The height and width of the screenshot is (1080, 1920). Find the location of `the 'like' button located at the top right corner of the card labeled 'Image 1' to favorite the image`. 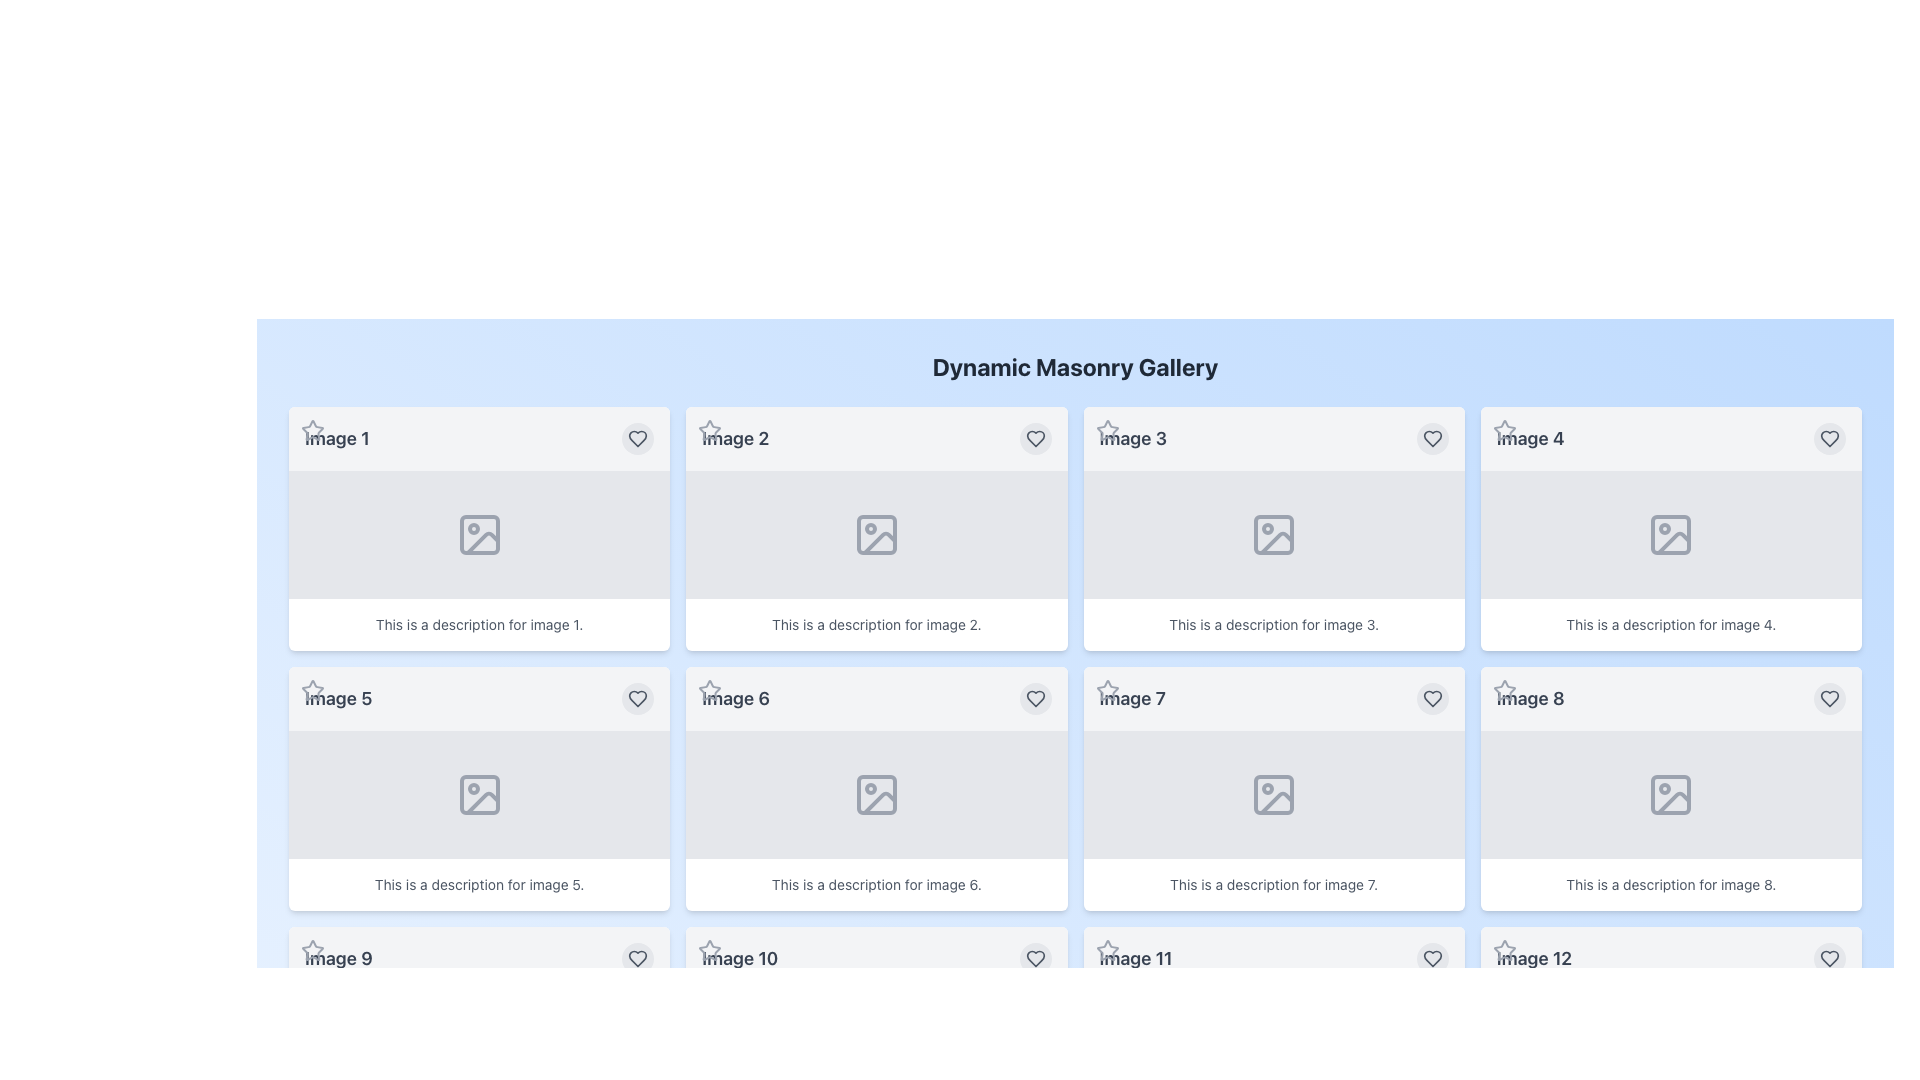

the 'like' button located at the top right corner of the card labeled 'Image 1' to favorite the image is located at coordinates (637, 438).